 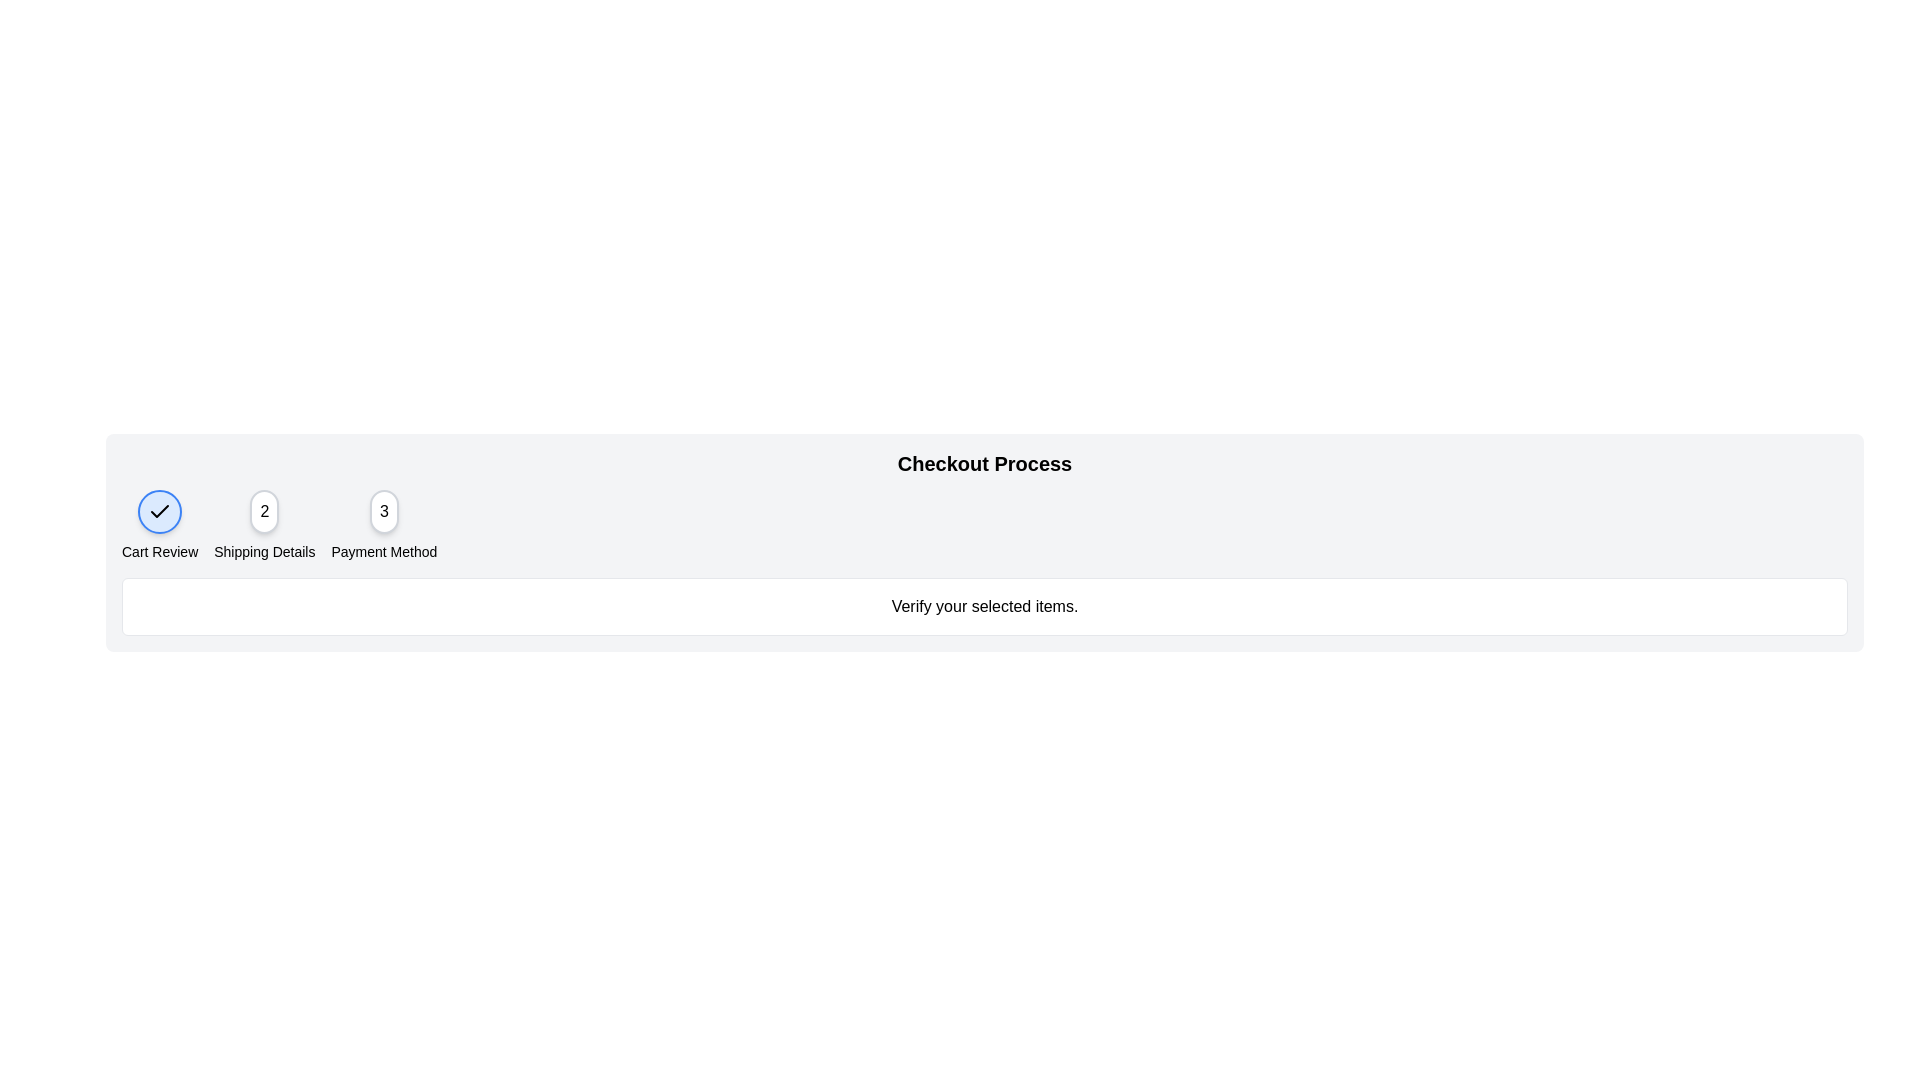 What do you see at coordinates (160, 510) in the screenshot?
I see `the black checkmark icon inside the first circular step marker of the 'Cart Review' section in the checkout progress bar` at bounding box center [160, 510].